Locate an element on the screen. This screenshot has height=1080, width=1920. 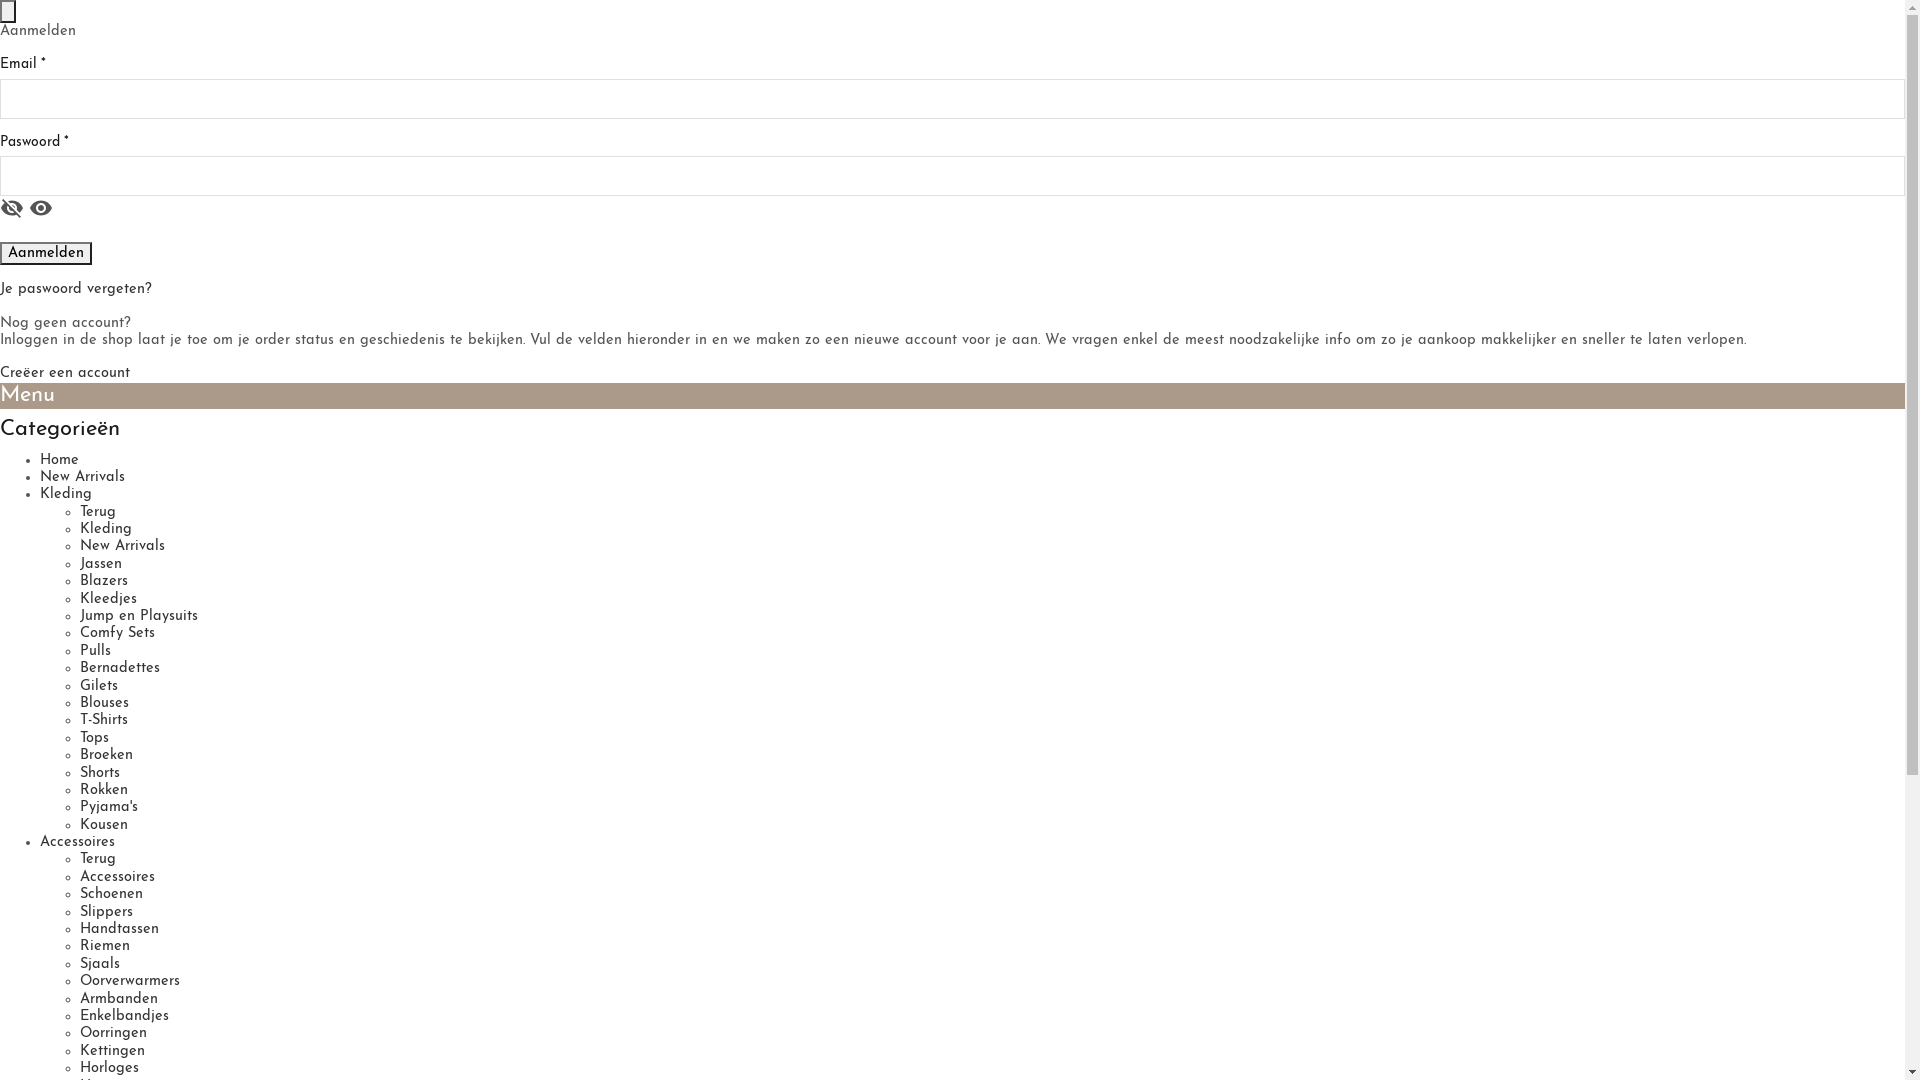
'Bernadettes' is located at coordinates (119, 668).